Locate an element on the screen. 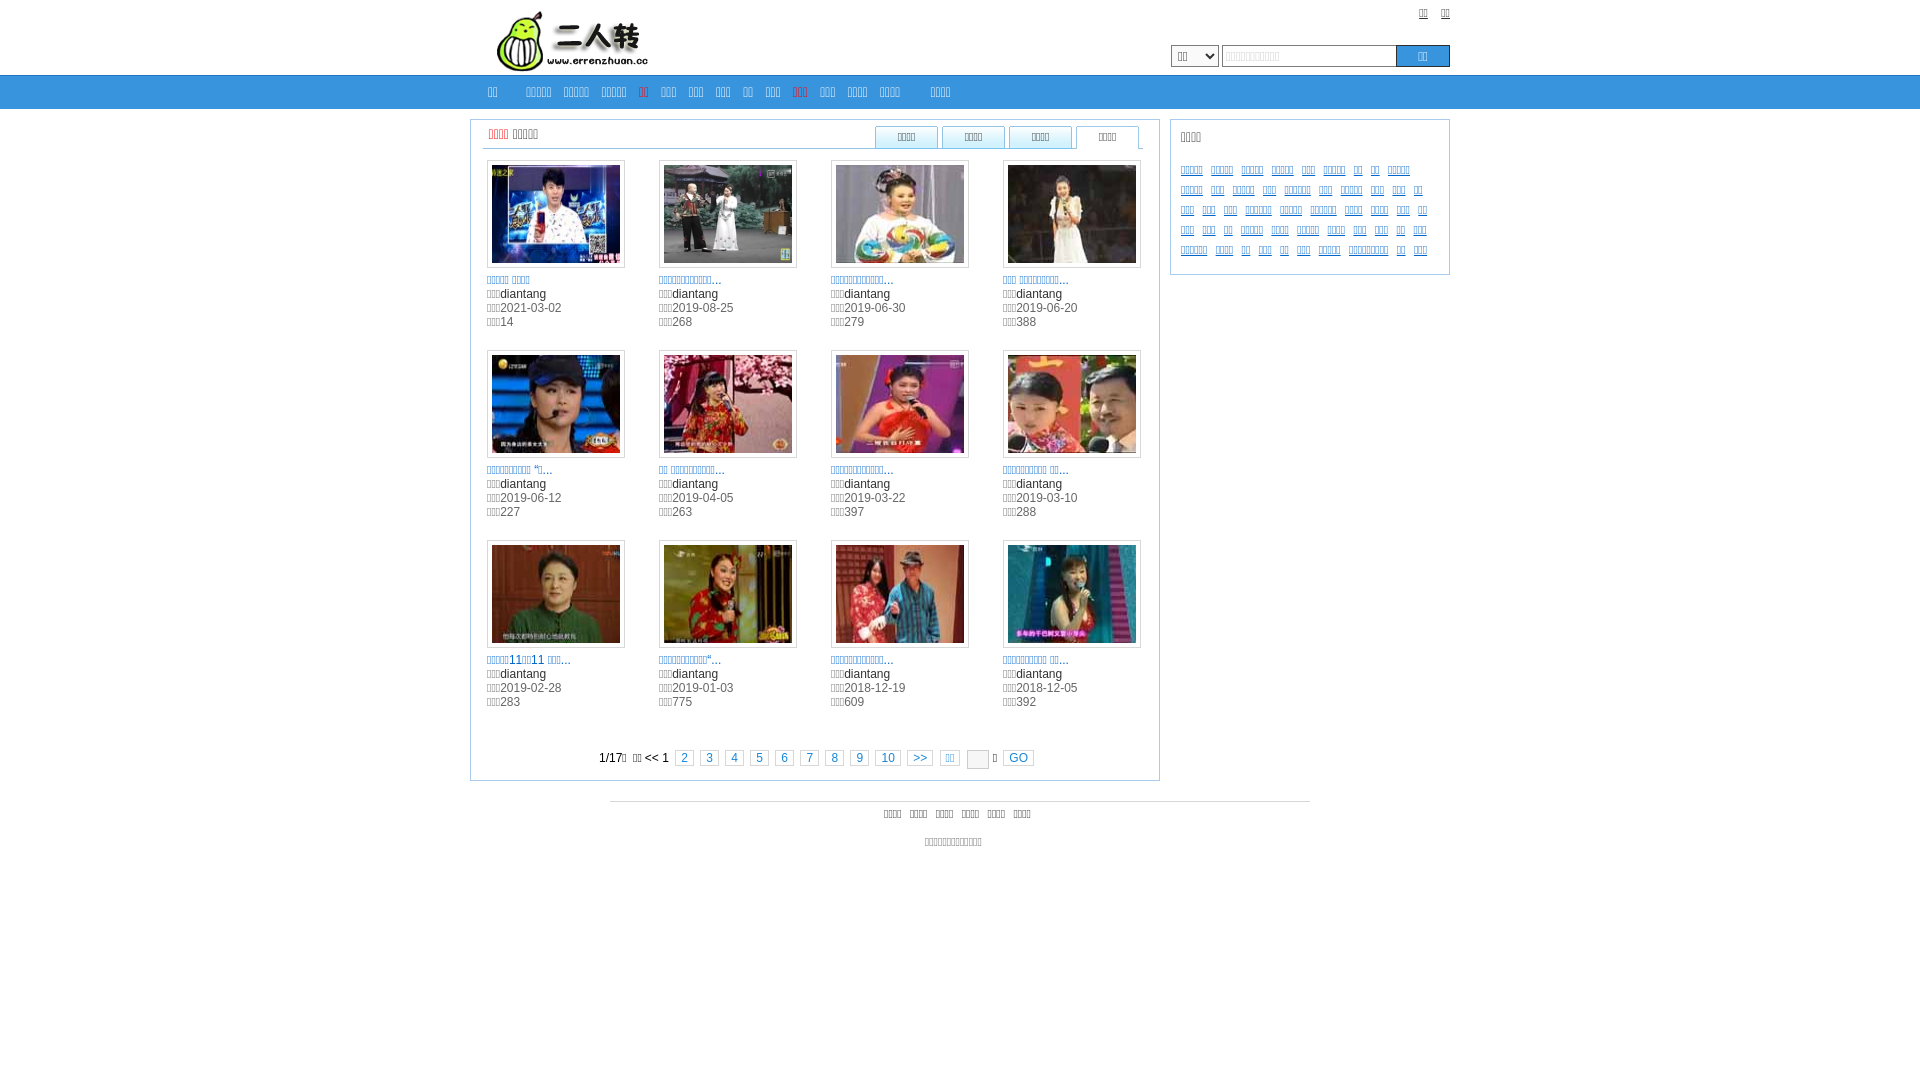 This screenshot has height=1080, width=1920. '3' is located at coordinates (709, 758).